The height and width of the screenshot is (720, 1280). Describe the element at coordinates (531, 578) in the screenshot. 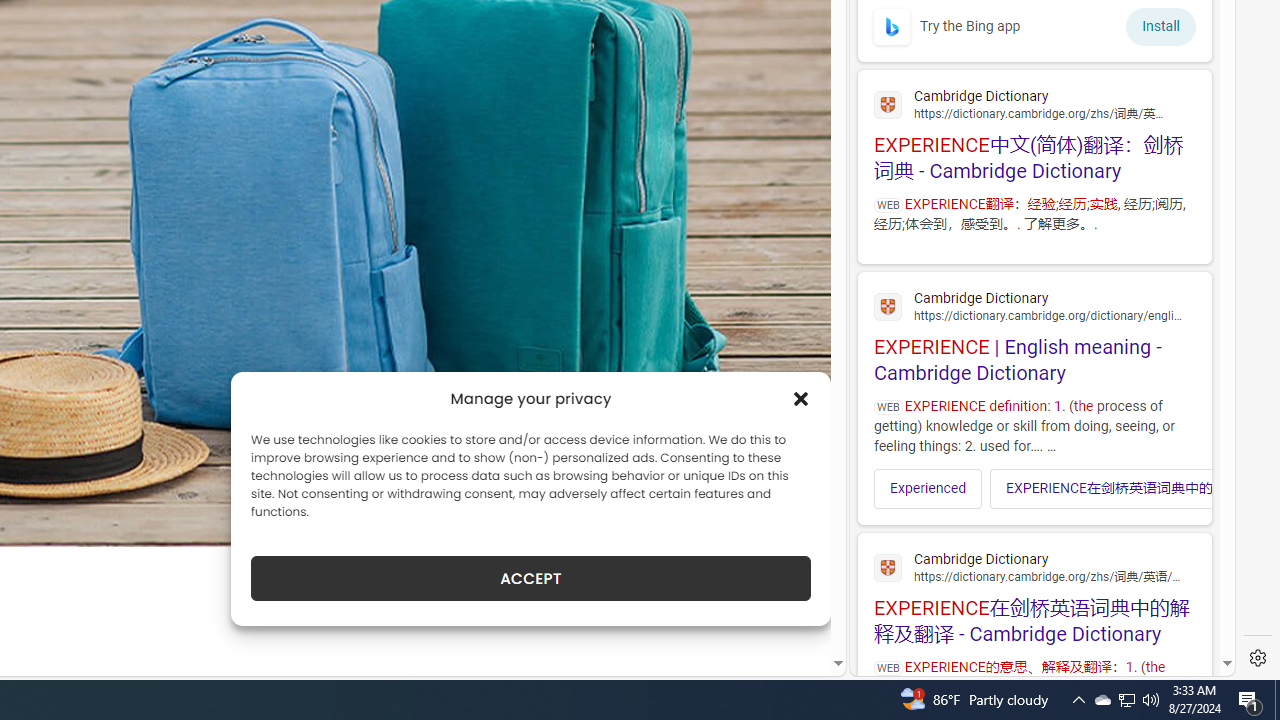

I see `'ACCEPT'` at that location.